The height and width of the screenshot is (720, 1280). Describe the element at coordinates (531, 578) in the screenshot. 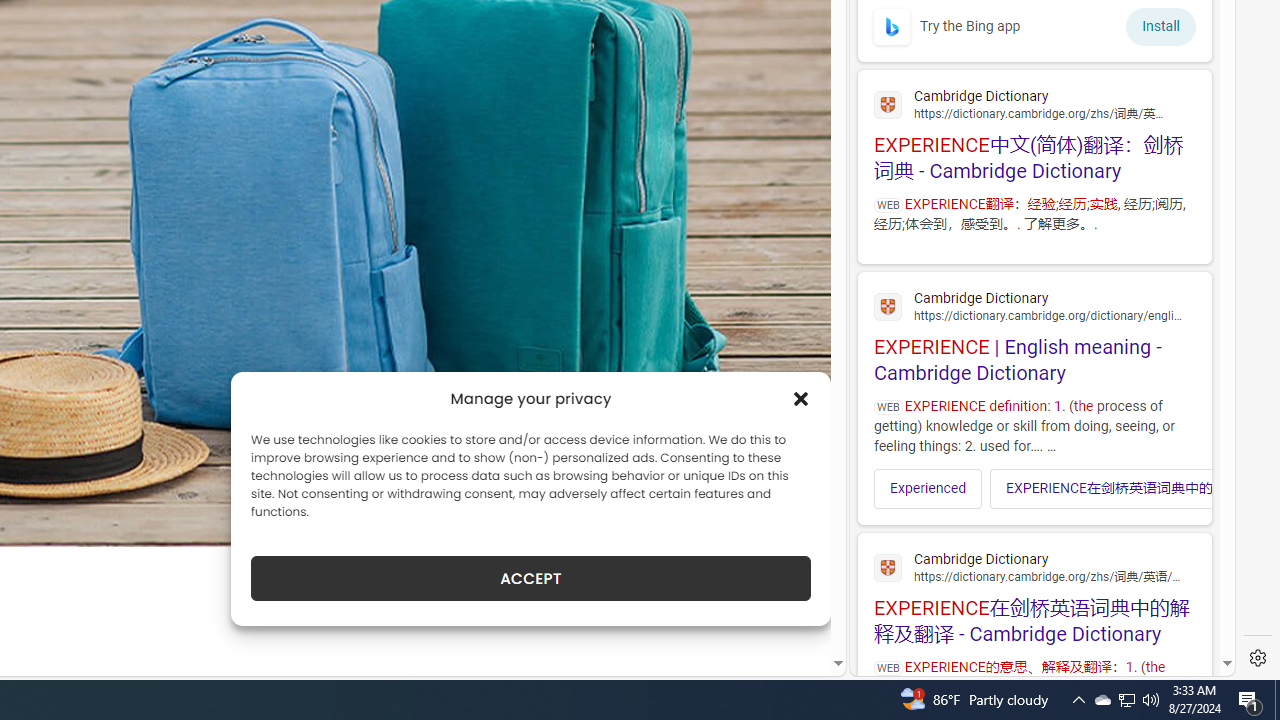

I see `'ACCEPT'` at that location.